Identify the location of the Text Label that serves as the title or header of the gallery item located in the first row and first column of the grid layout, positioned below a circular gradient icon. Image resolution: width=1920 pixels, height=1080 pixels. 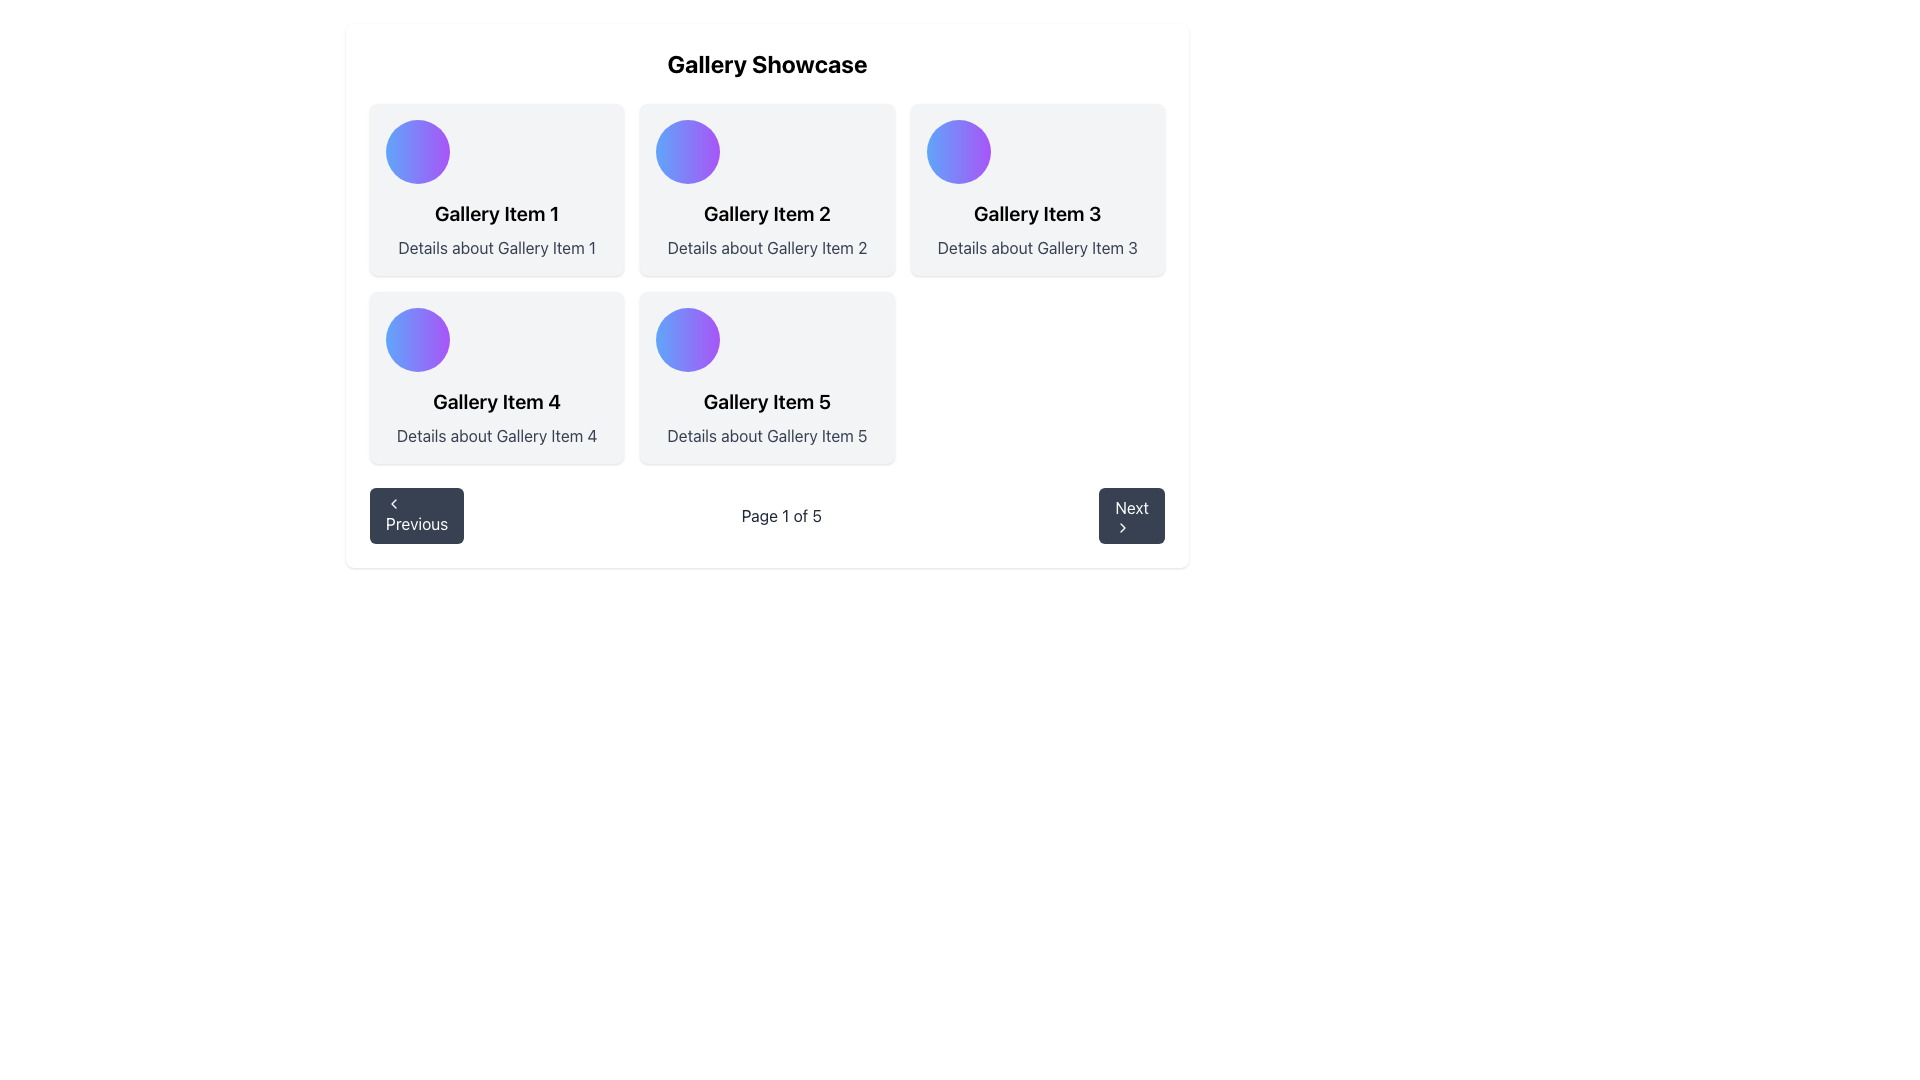
(497, 213).